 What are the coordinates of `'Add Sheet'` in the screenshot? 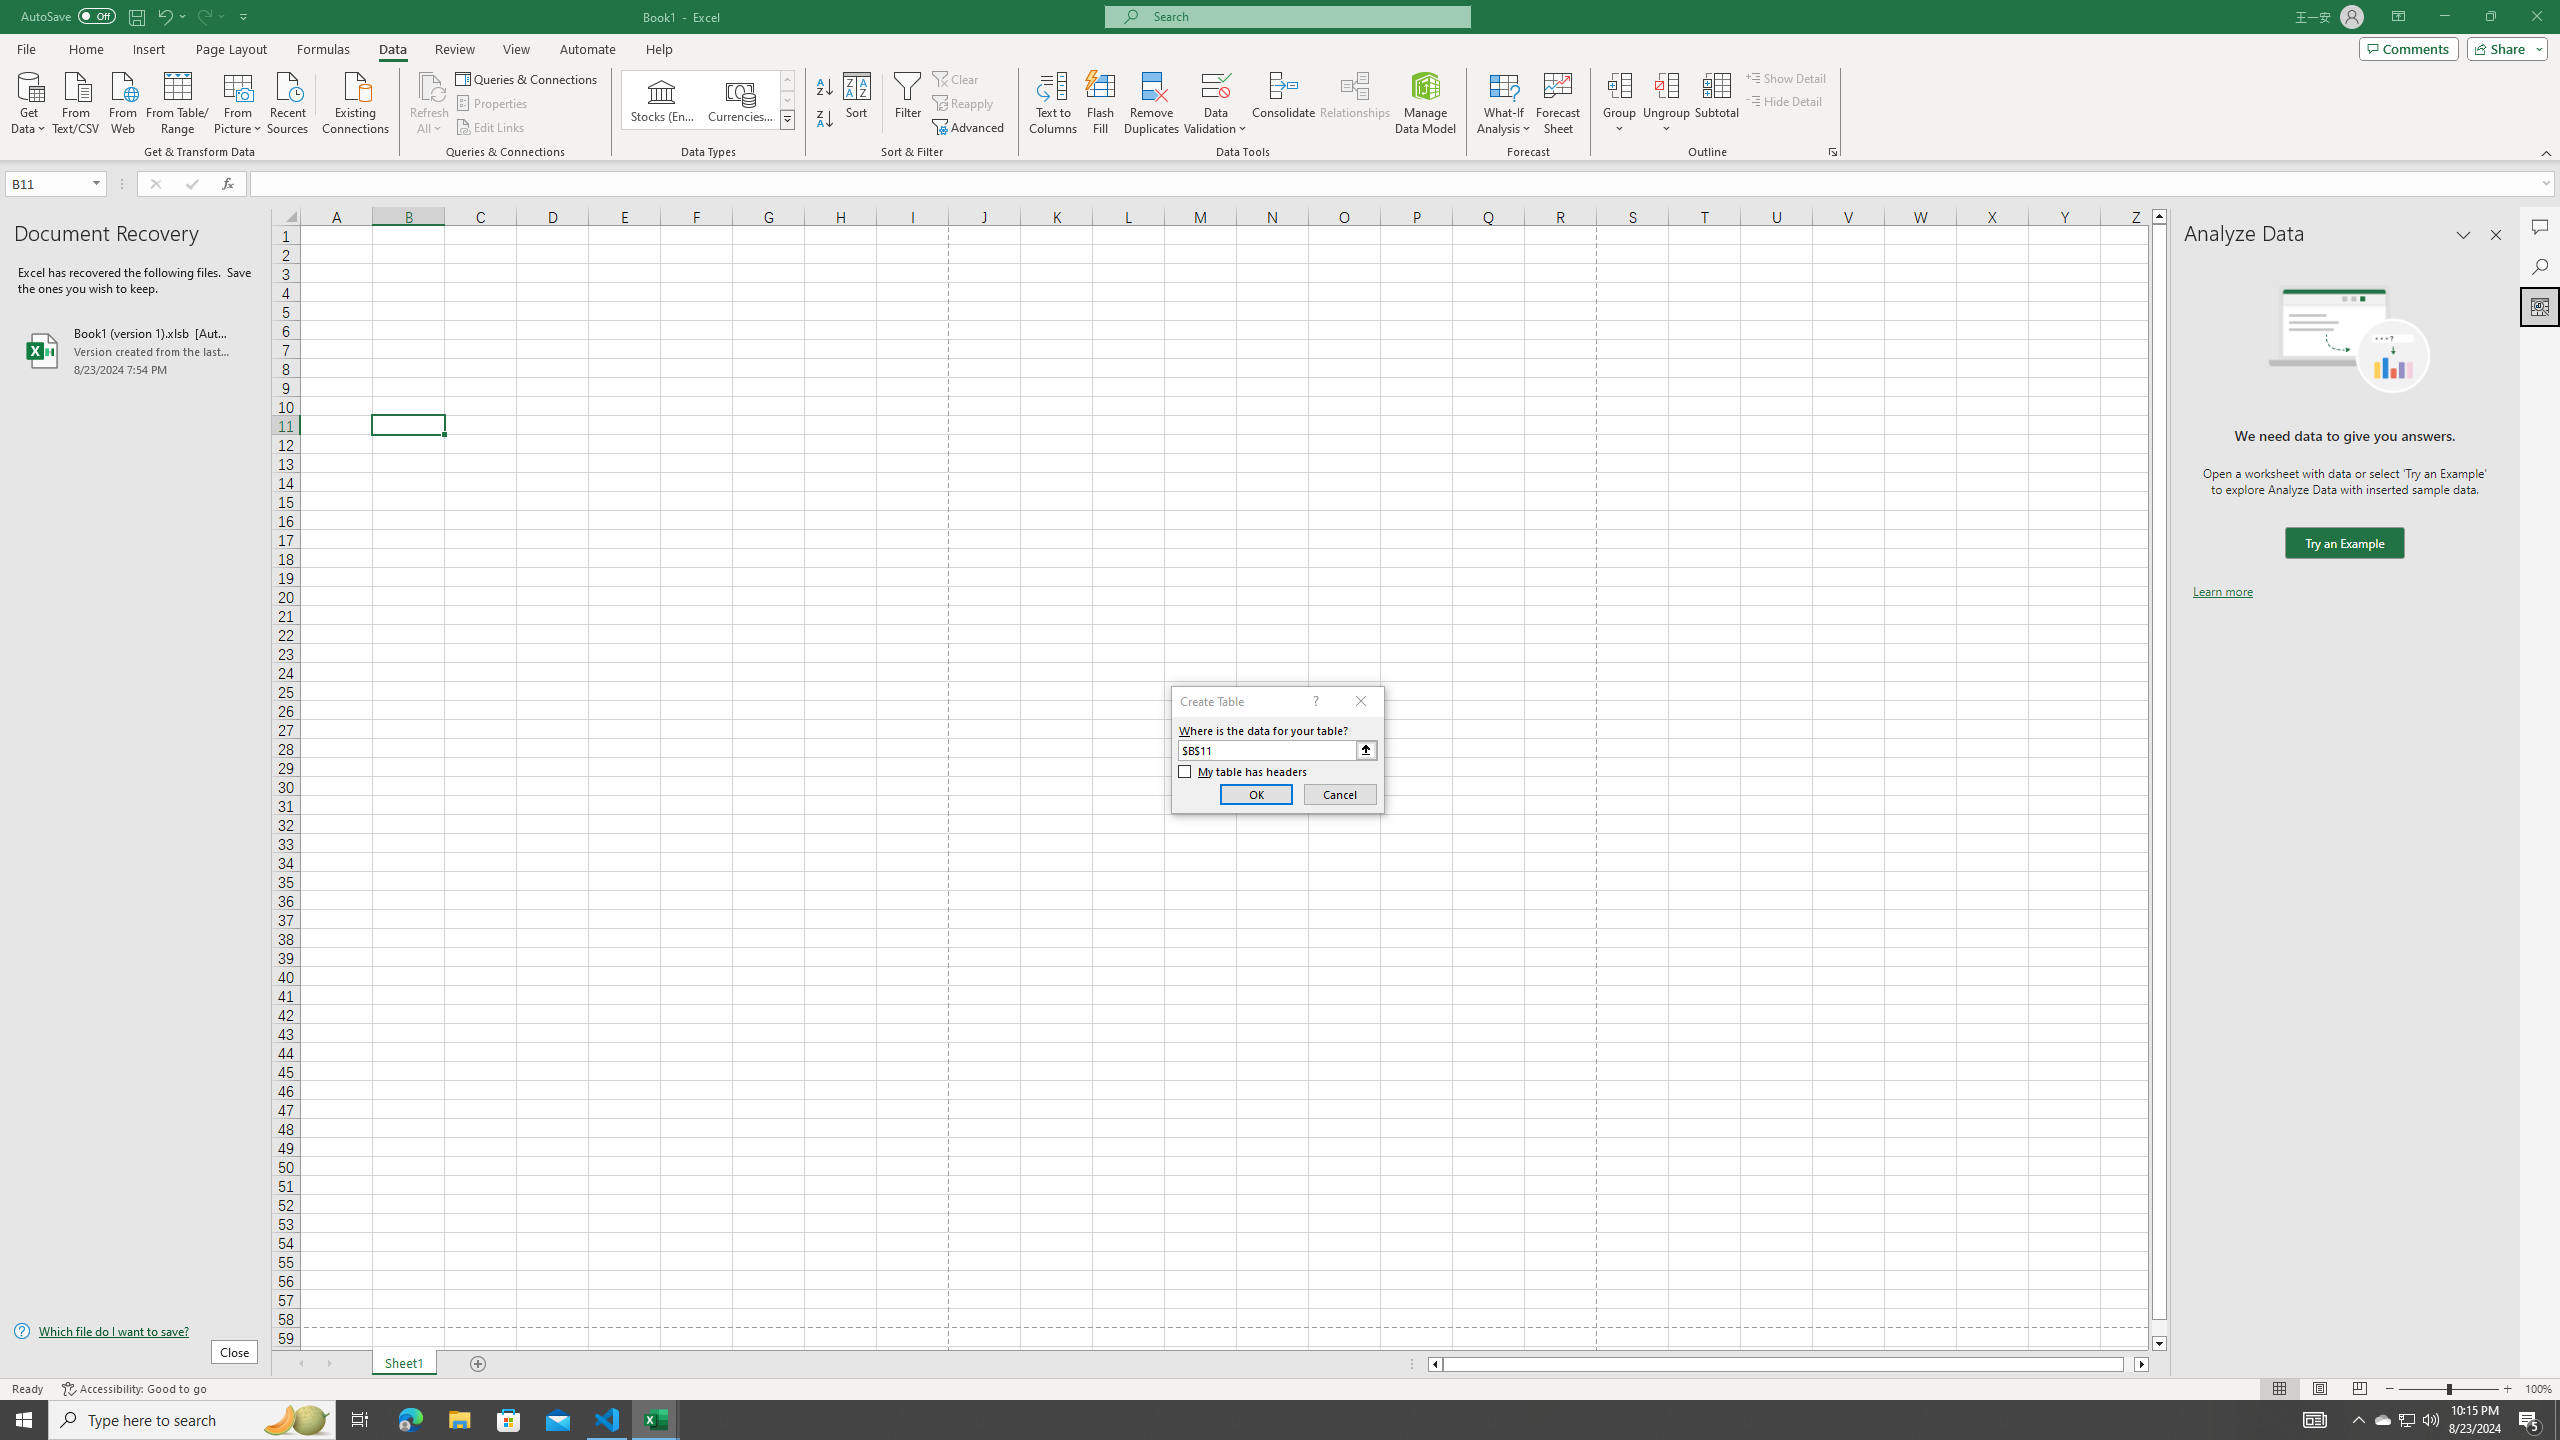 It's located at (480, 1363).